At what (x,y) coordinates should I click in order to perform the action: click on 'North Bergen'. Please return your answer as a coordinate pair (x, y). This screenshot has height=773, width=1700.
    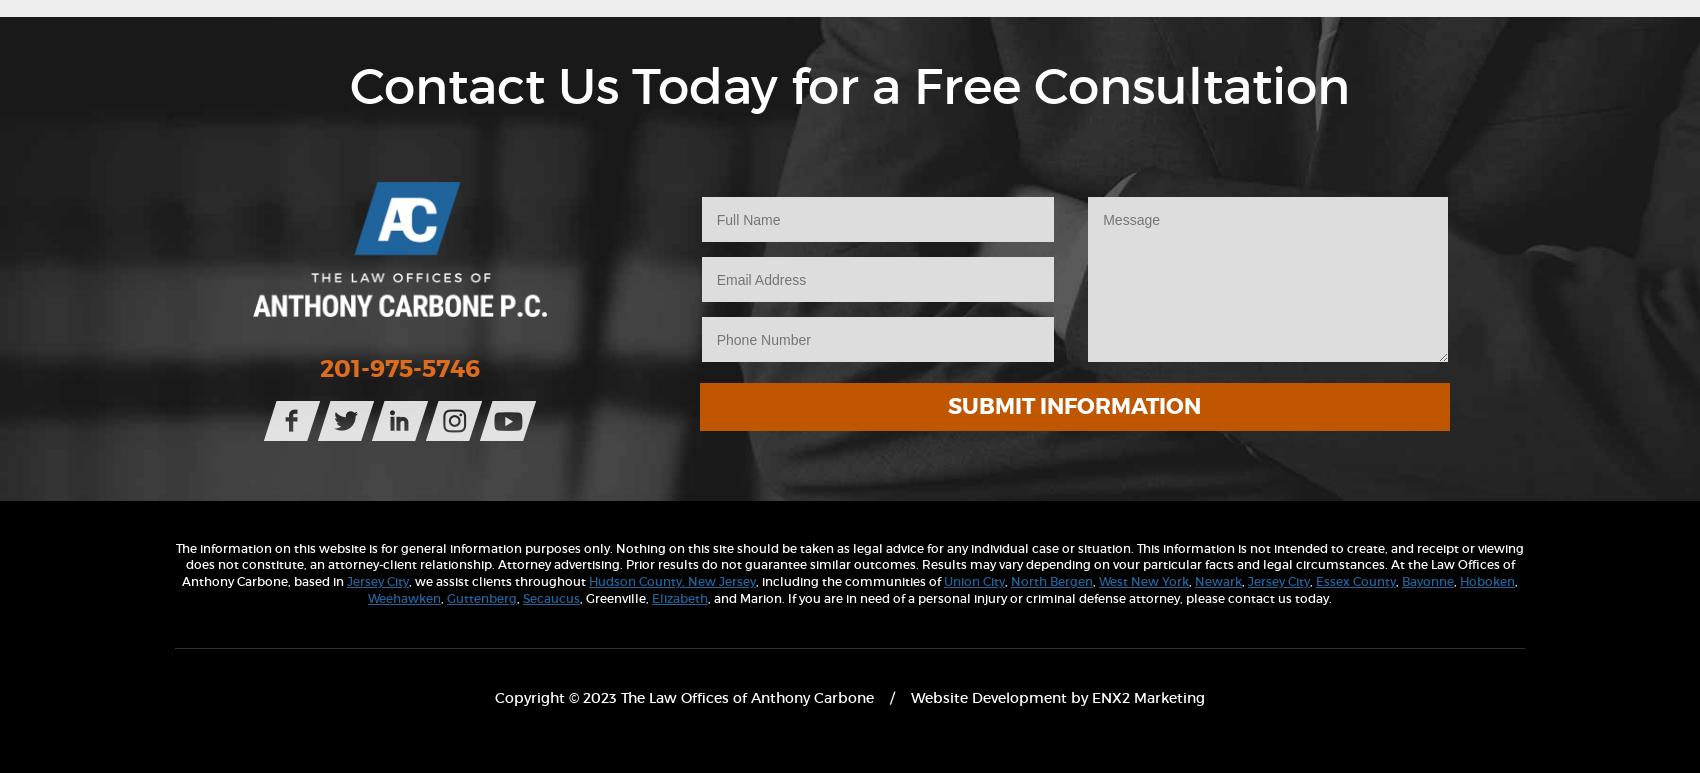
    Looking at the image, I should click on (1050, 581).